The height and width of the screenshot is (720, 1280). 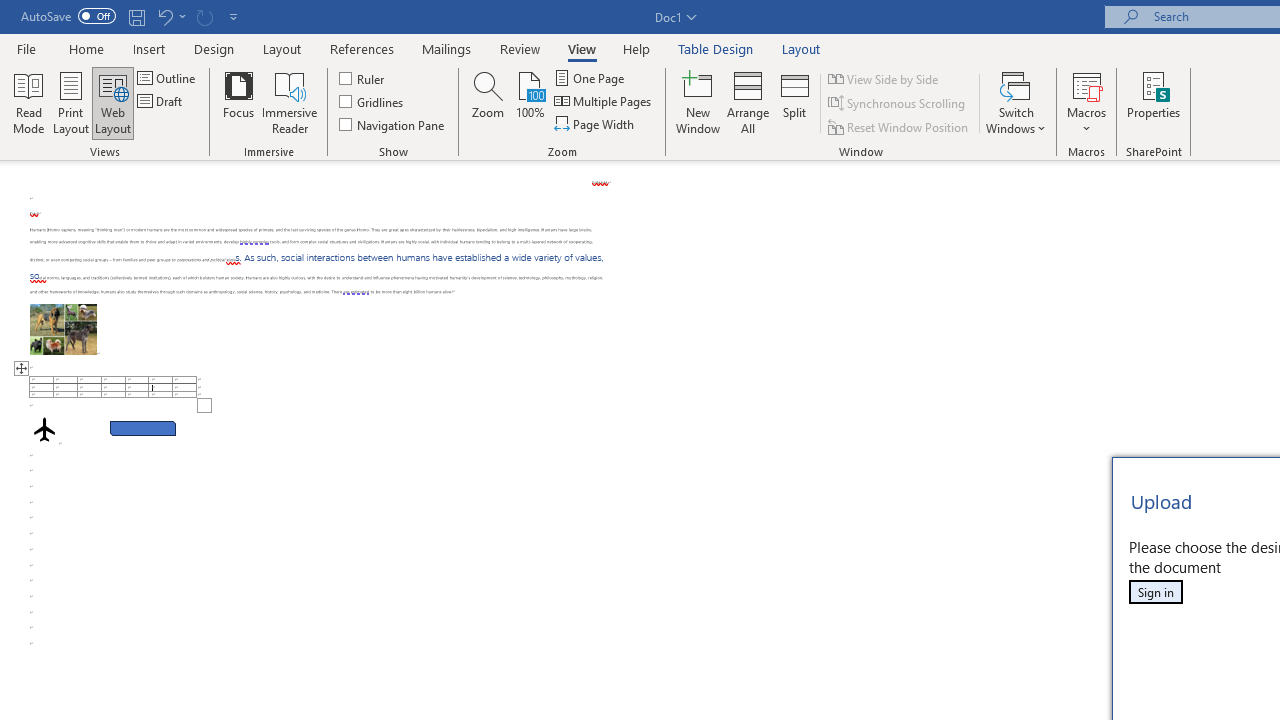 What do you see at coordinates (488, 103) in the screenshot?
I see `'Zoom...'` at bounding box center [488, 103].